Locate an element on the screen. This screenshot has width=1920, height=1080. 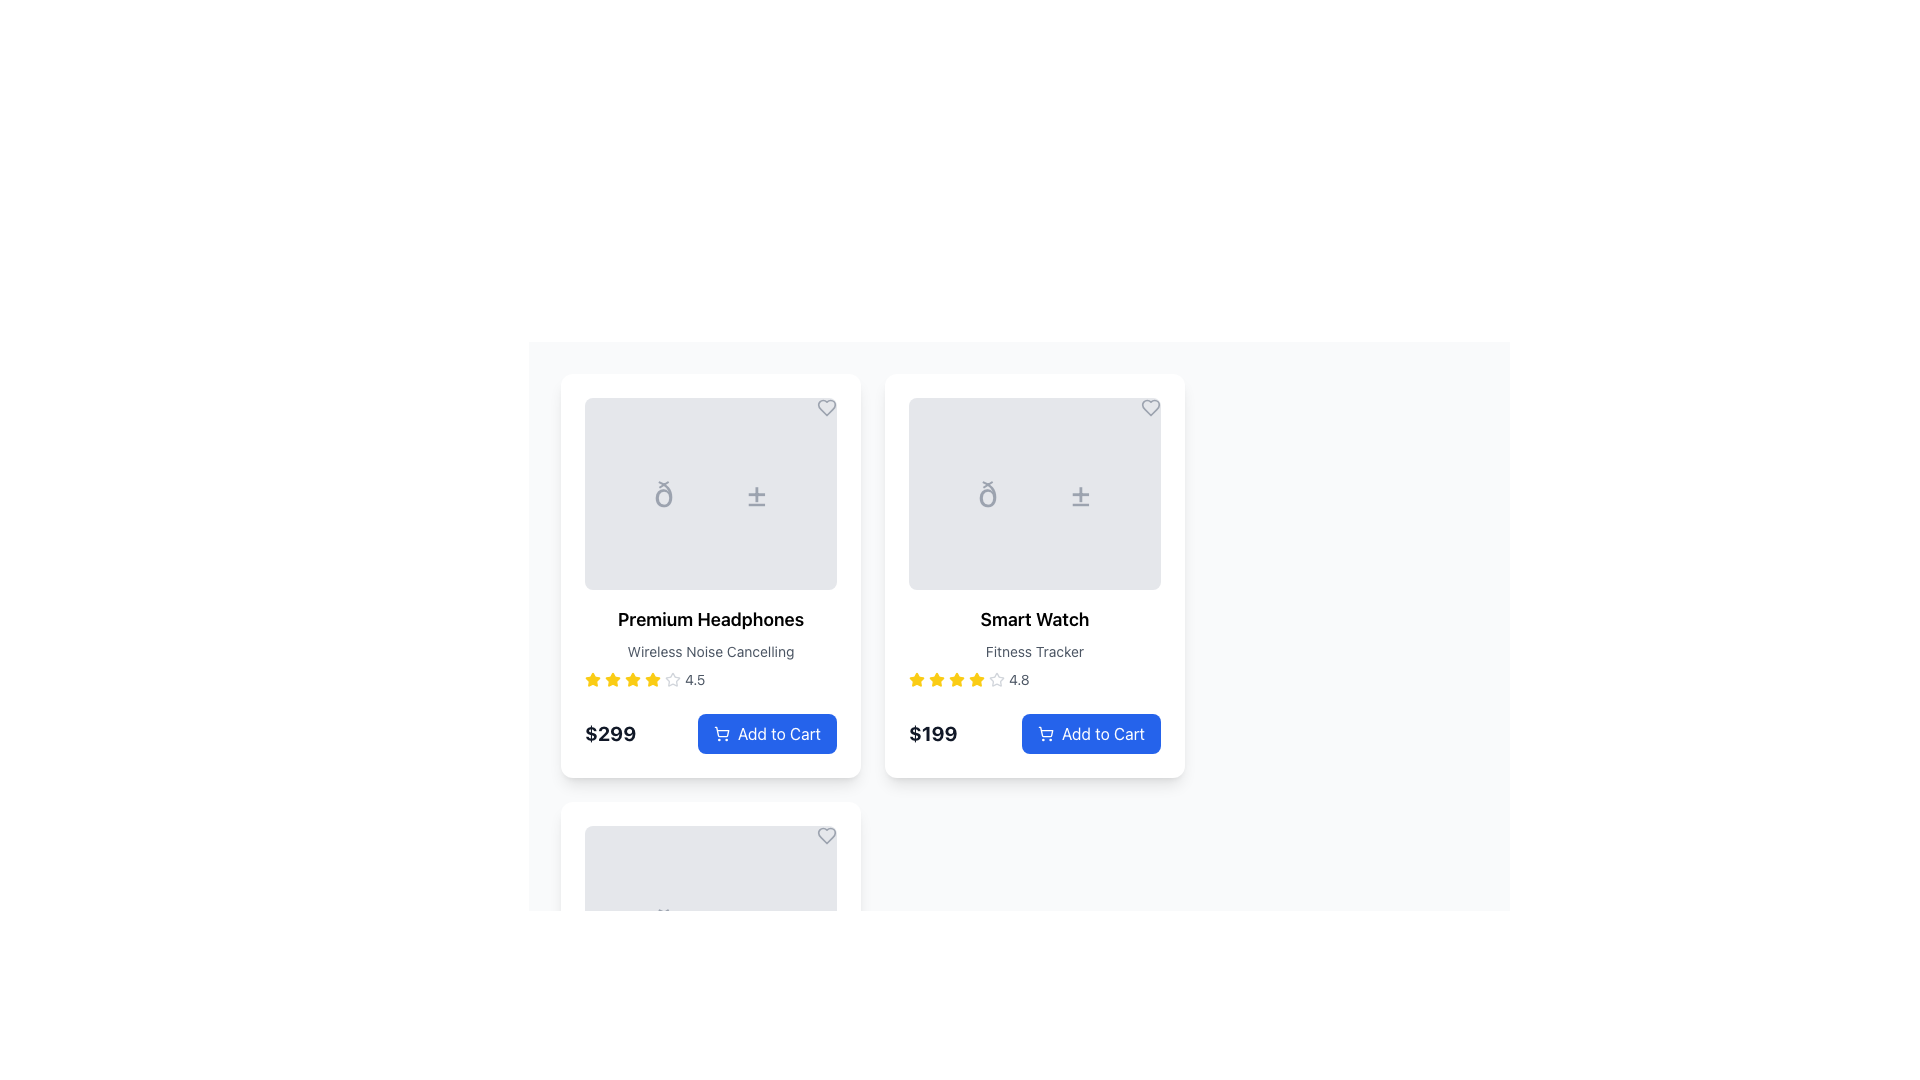
the text label reading 'Fitness Tracker', which is styled in a small, gray font and located beneath the main title 'Smart Watch' within the product card is located at coordinates (1035, 651).